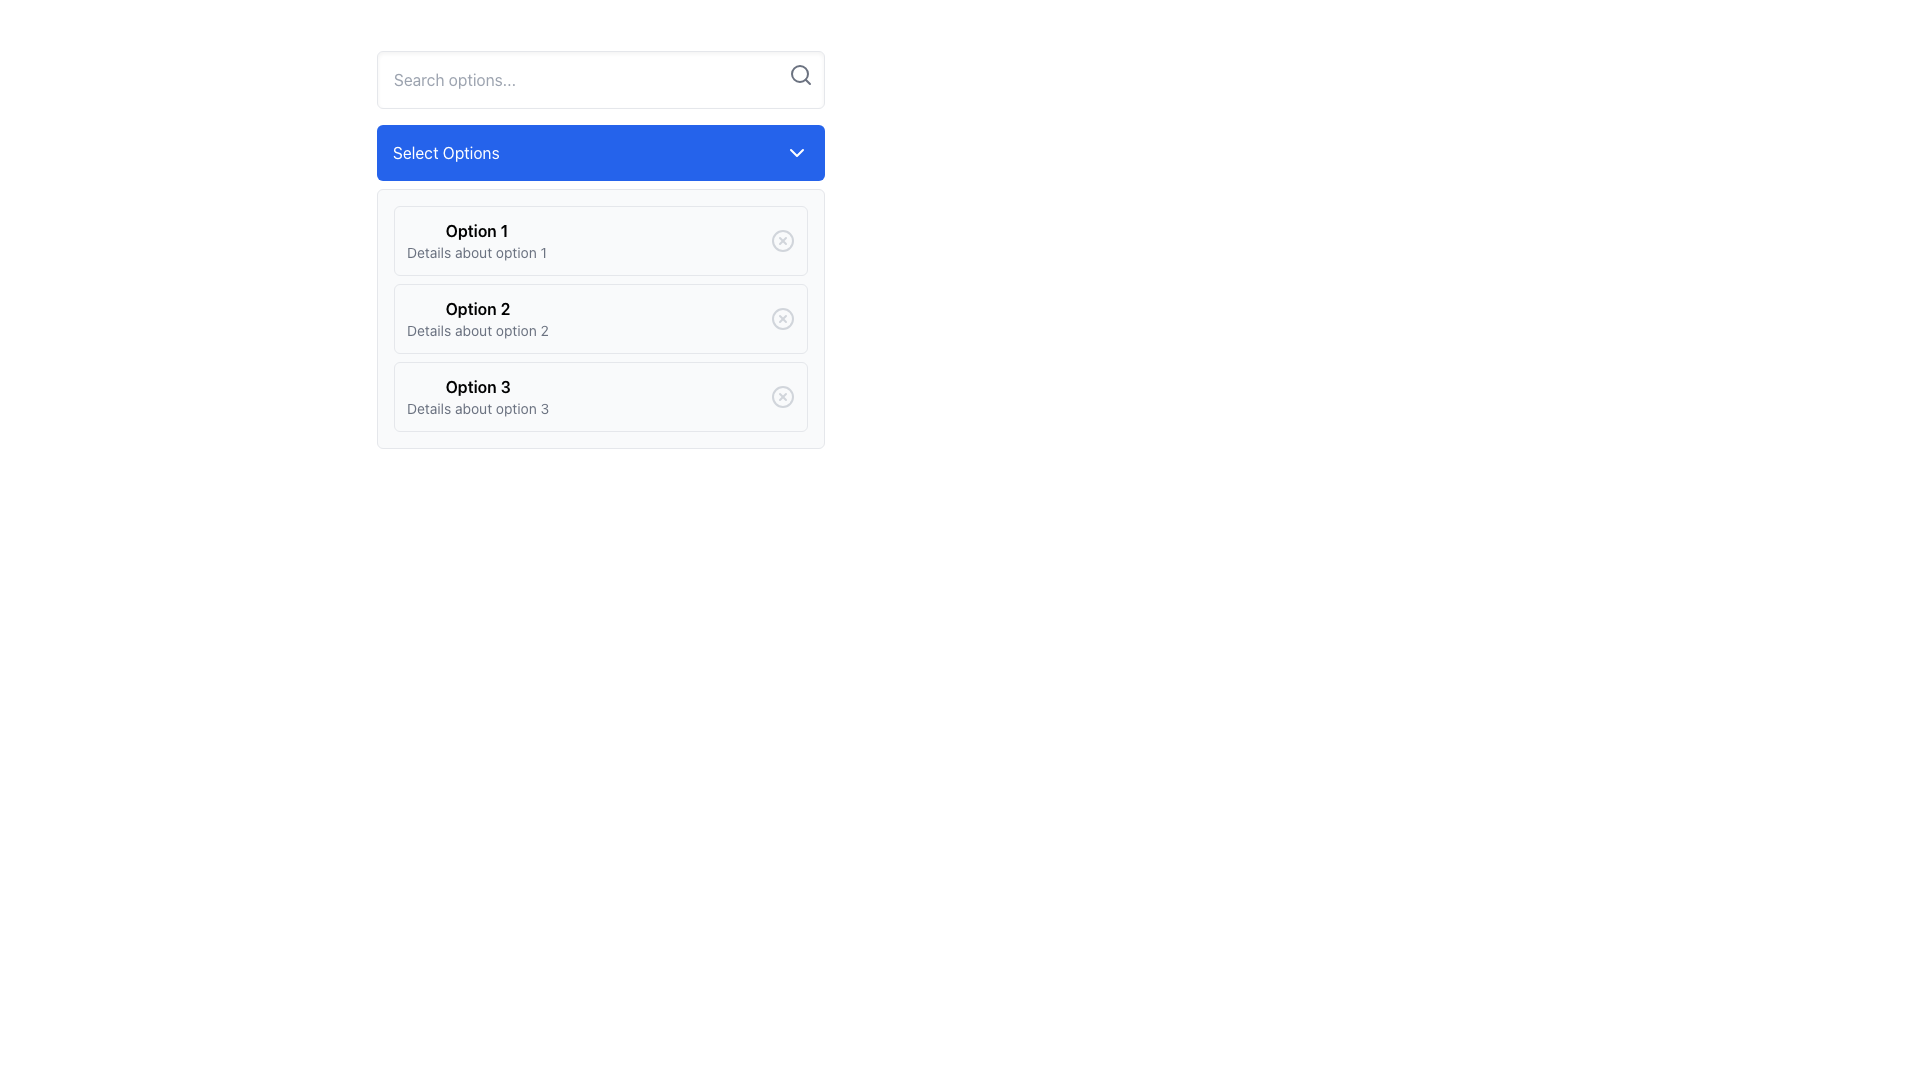 This screenshot has width=1920, height=1080. Describe the element at coordinates (781, 397) in the screenshot. I see `the circular 'X' button in the upper-right corner of the 'Option 3' row` at that location.